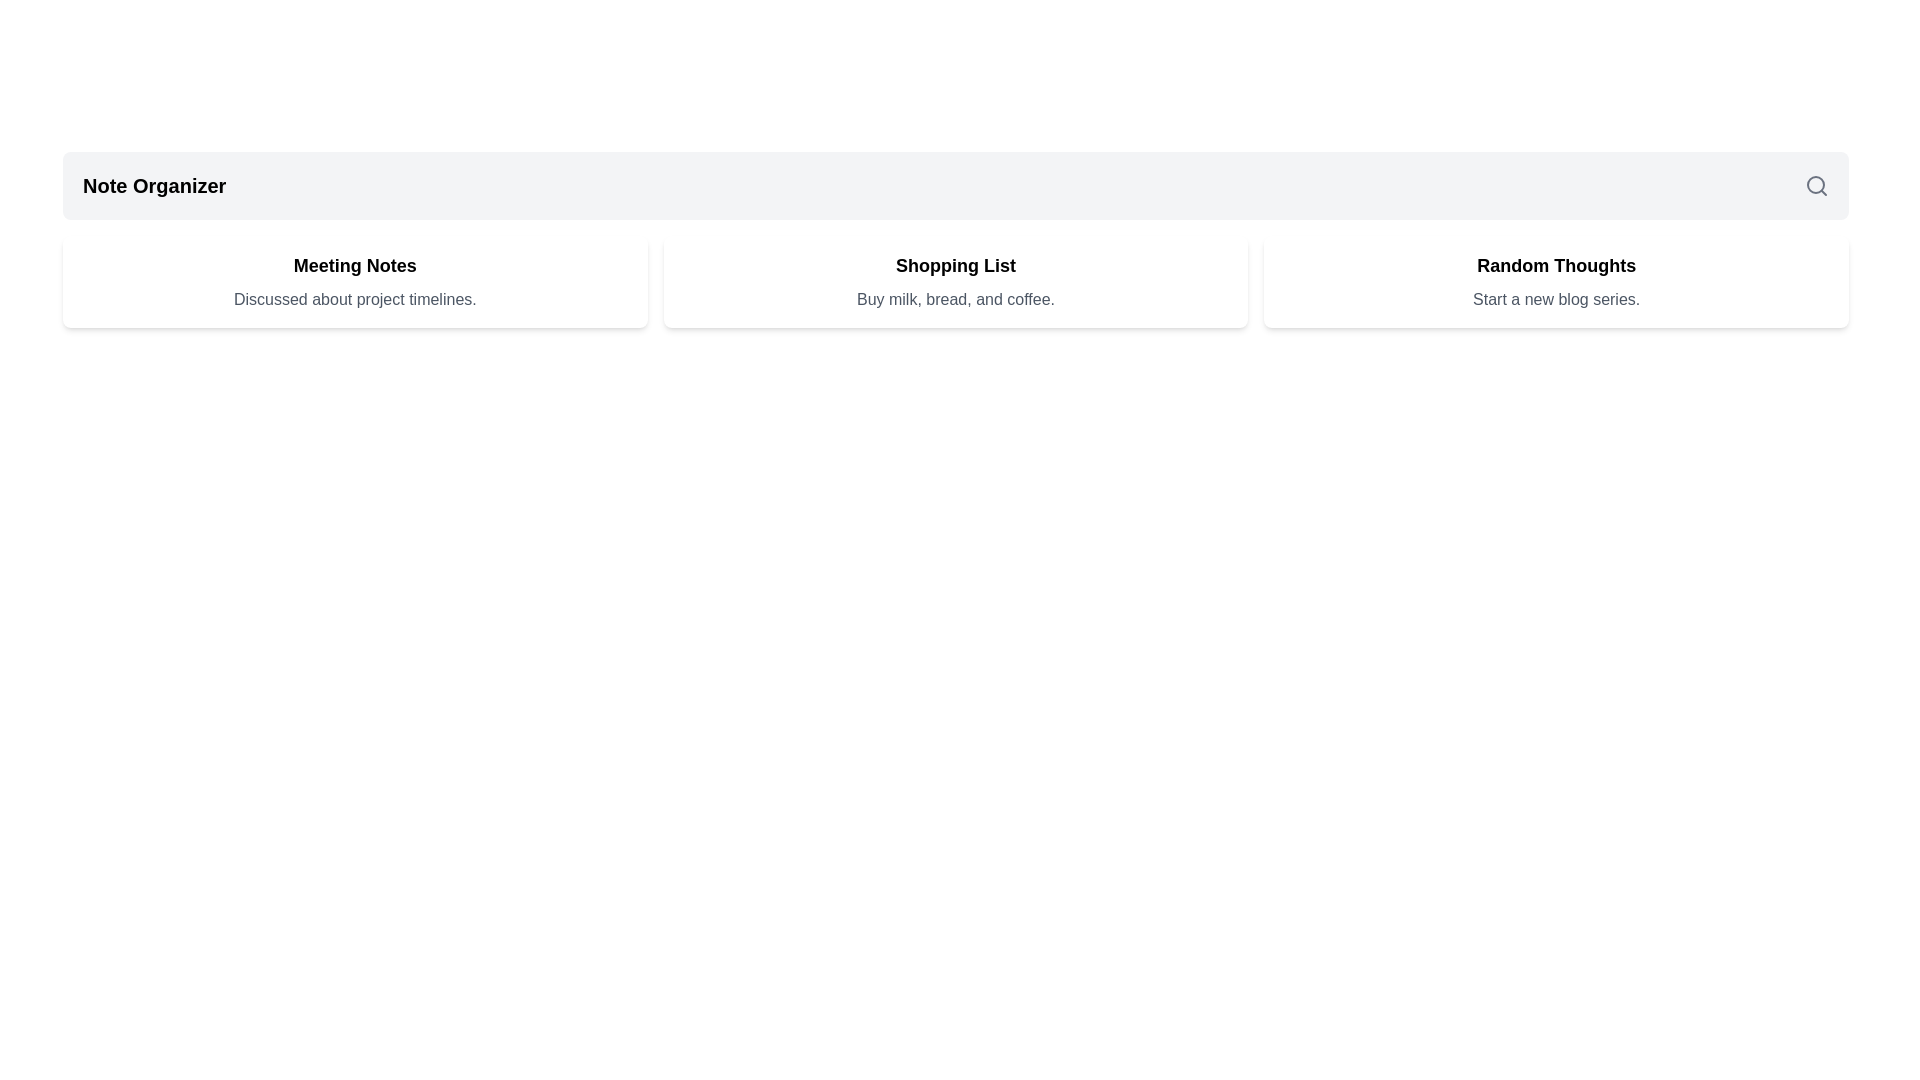 This screenshot has width=1920, height=1080. I want to click on the descriptive text located below the title 'Random Thoughts' in the third card of a horizontal series of three cards, so click(1555, 300).